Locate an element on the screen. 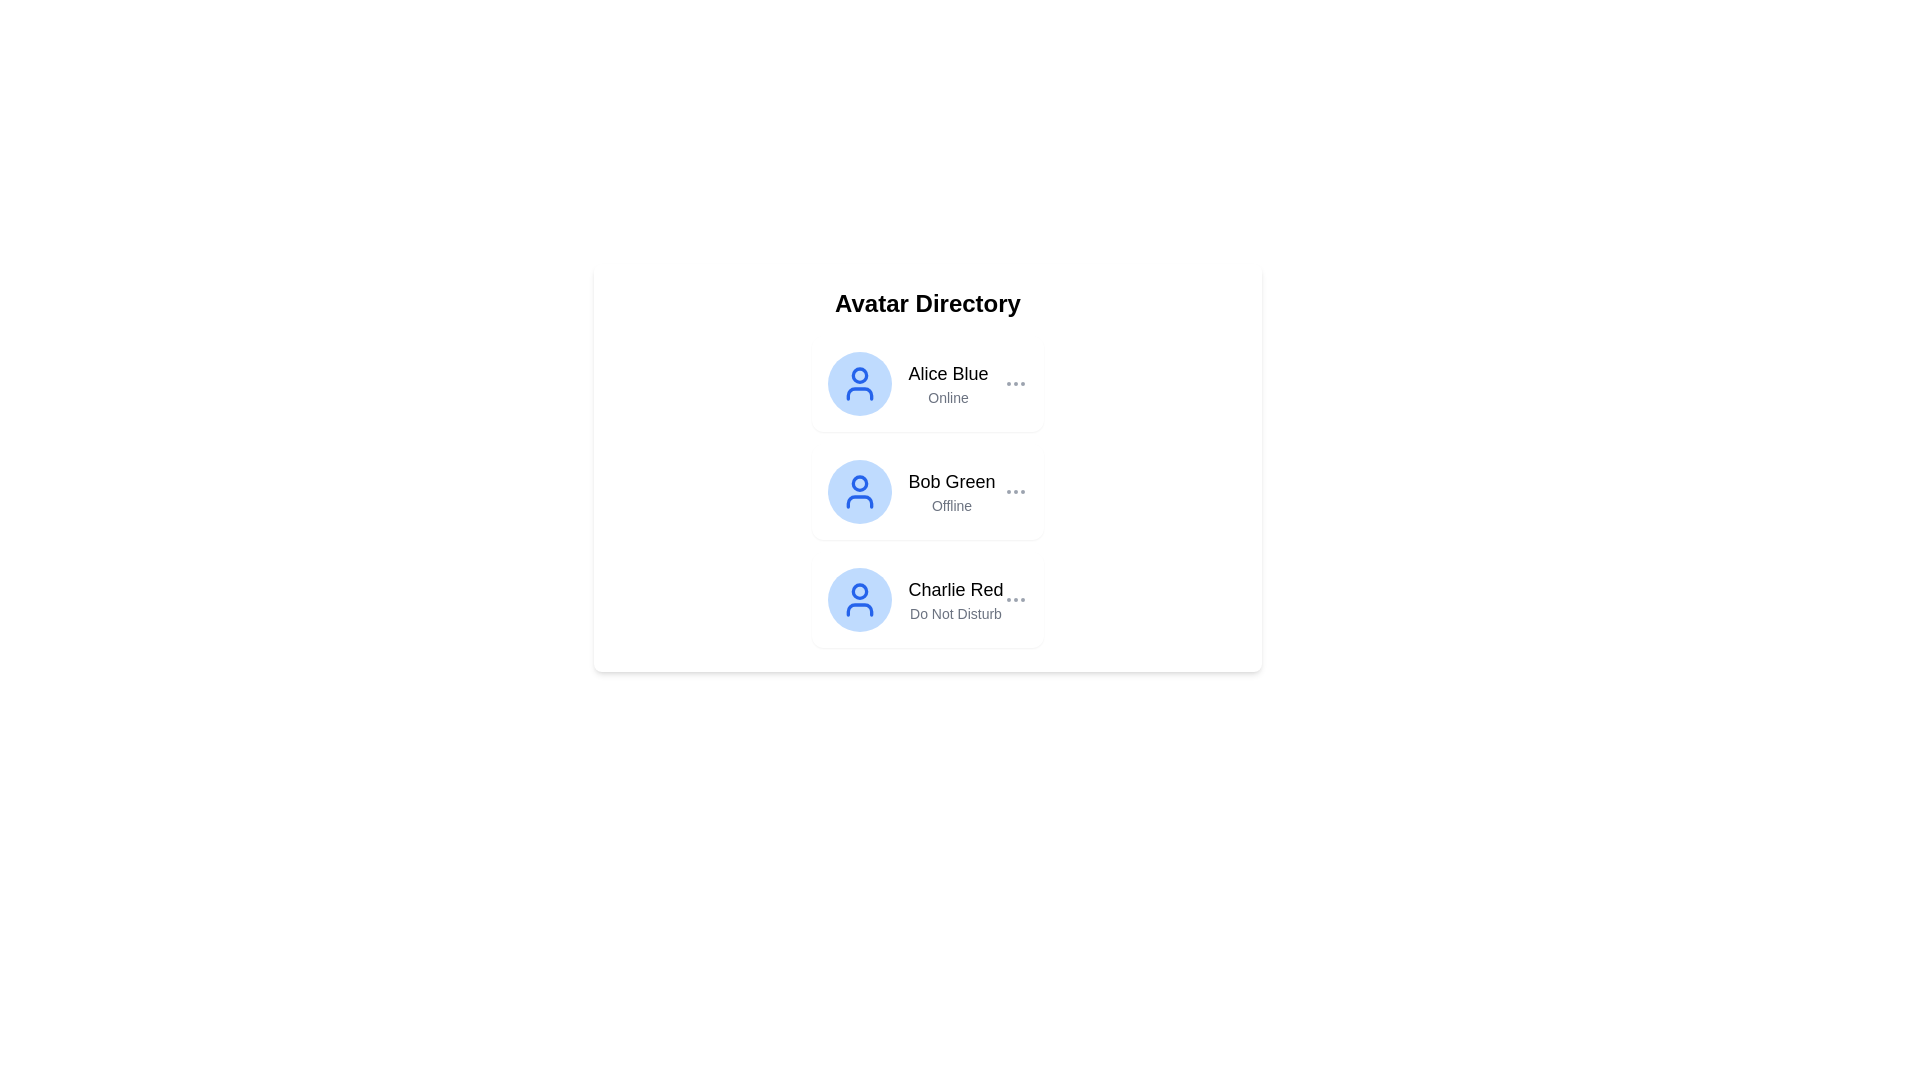  the vertical ellipsis icon button is located at coordinates (1015, 492).